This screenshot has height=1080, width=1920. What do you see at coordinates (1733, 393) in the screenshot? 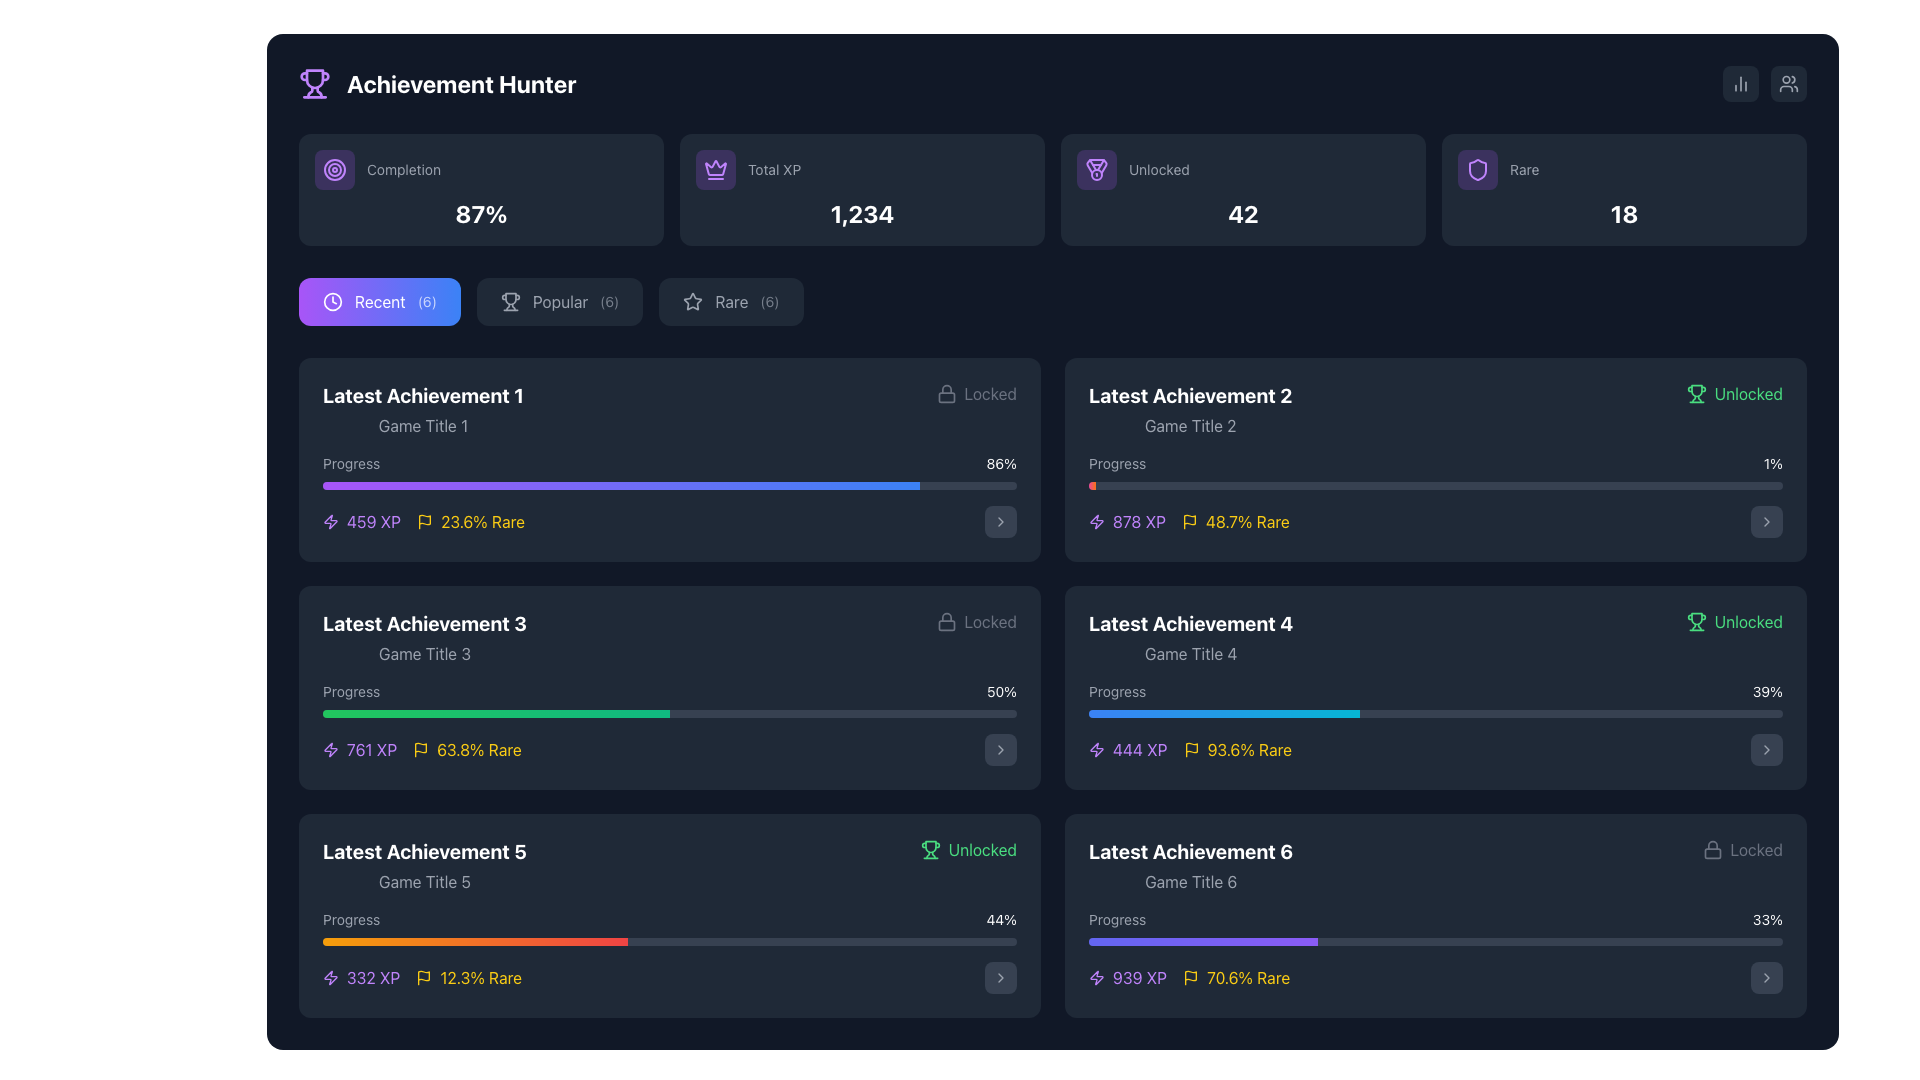
I see `the status of the 'Unlocked' label with a trophy icon located in the top-right corner of the 'Latest Achievement 2' panel` at bounding box center [1733, 393].